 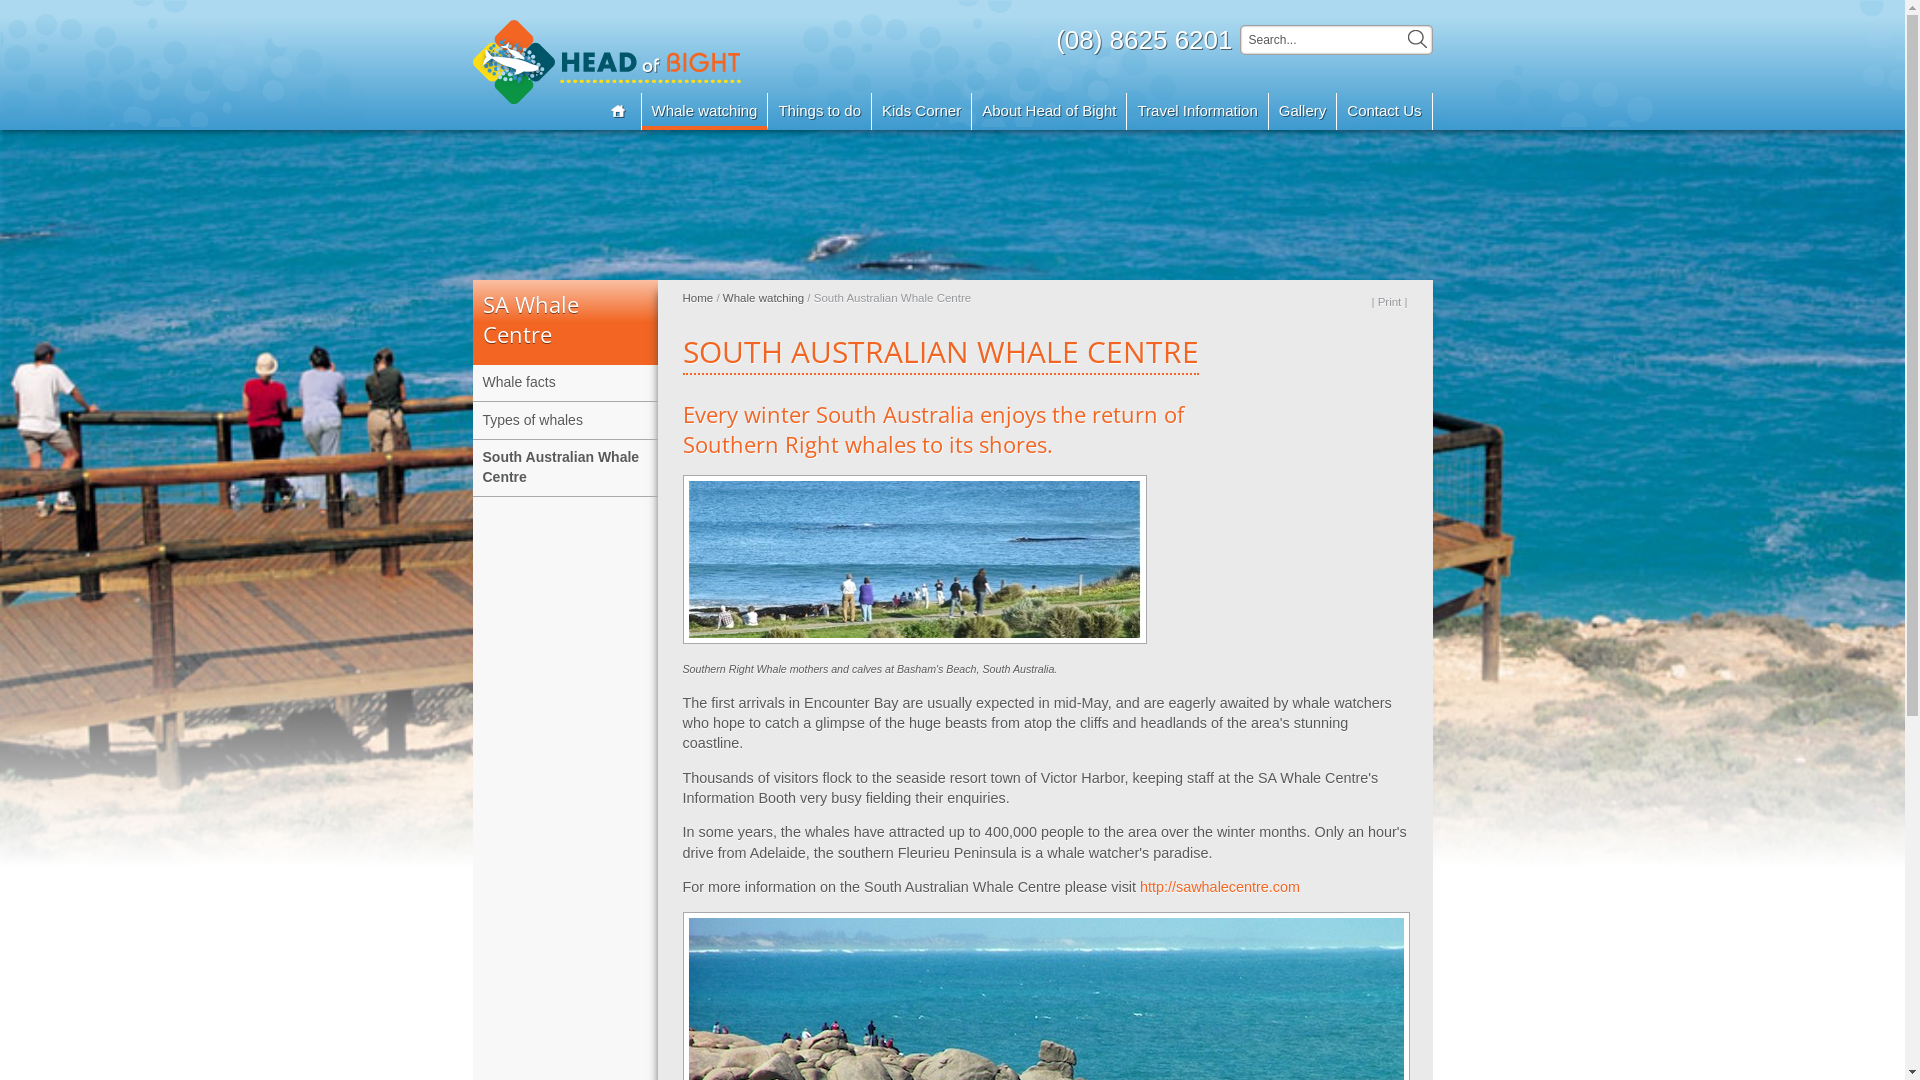 What do you see at coordinates (470, 382) in the screenshot?
I see `'Whale facts'` at bounding box center [470, 382].